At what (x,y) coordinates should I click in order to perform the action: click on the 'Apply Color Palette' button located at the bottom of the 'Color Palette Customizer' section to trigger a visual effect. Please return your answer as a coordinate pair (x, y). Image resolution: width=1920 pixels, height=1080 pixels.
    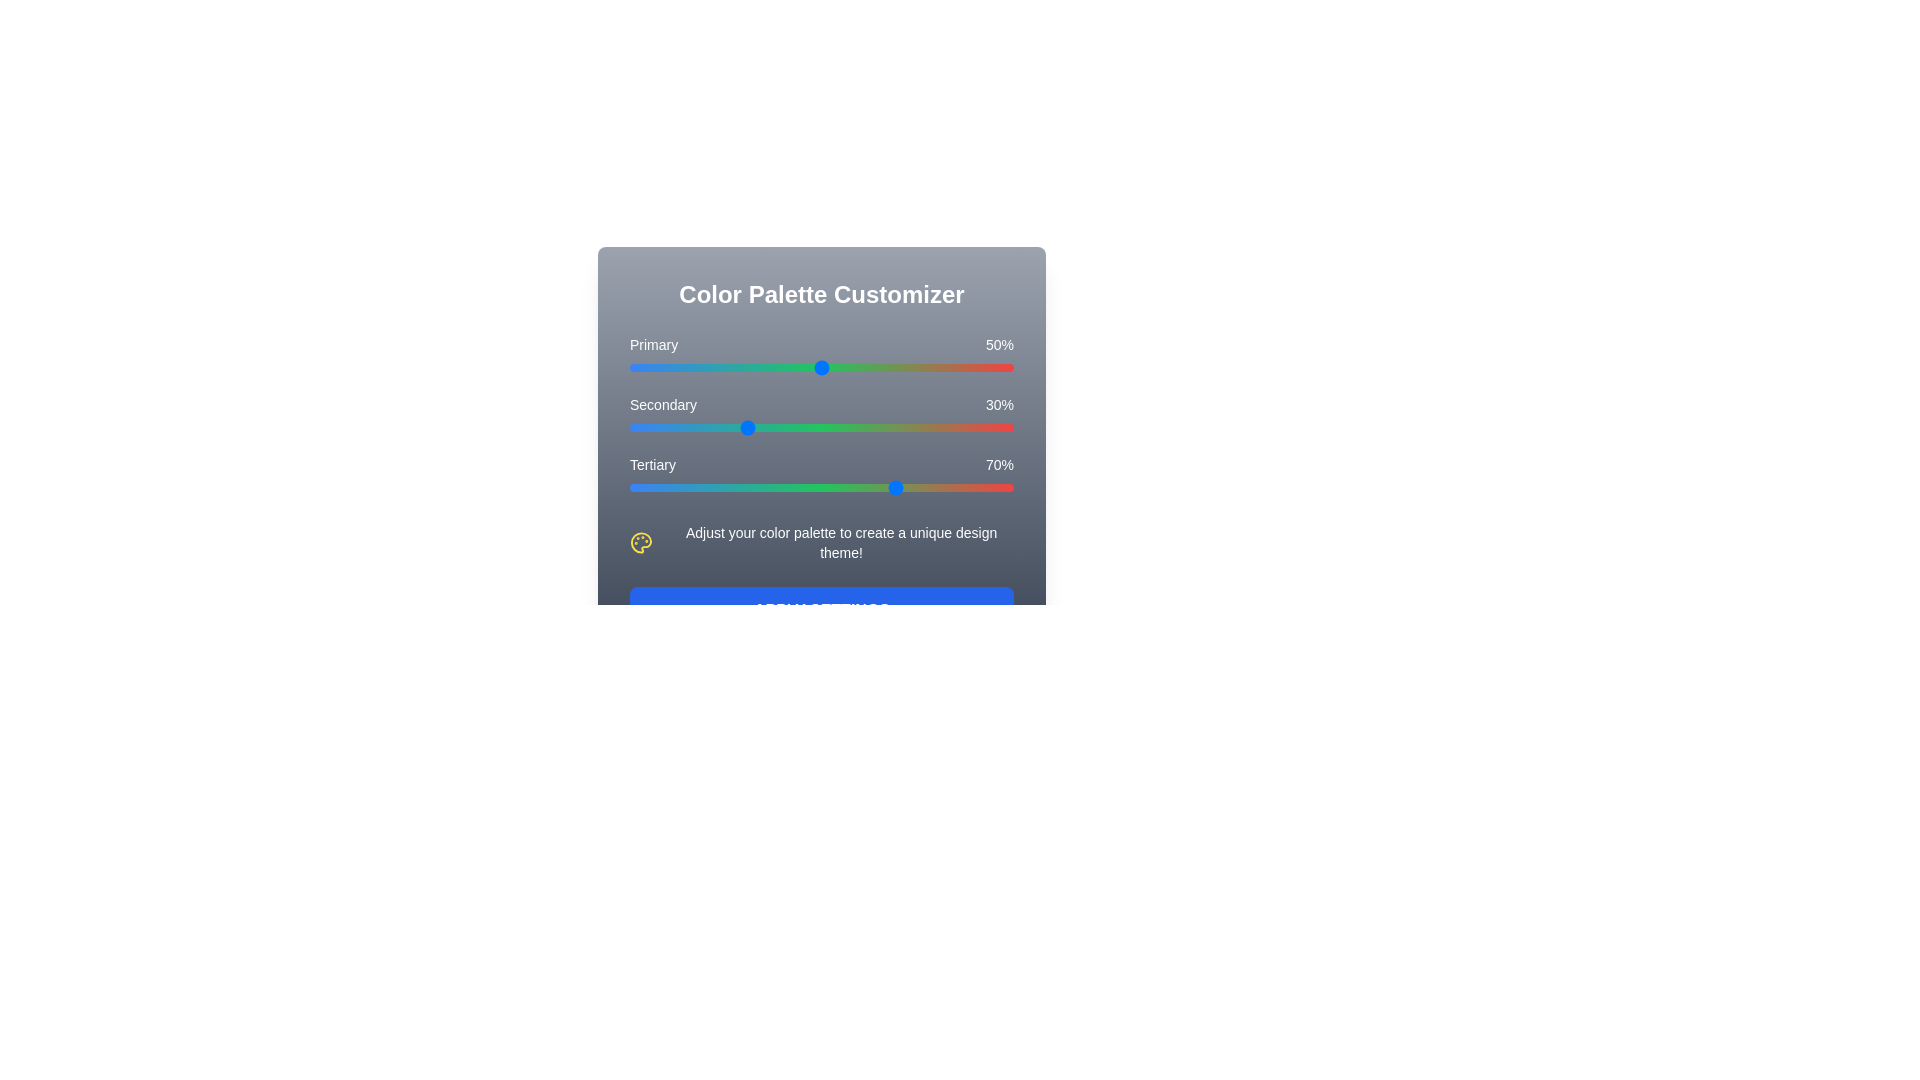
    Looking at the image, I should click on (821, 609).